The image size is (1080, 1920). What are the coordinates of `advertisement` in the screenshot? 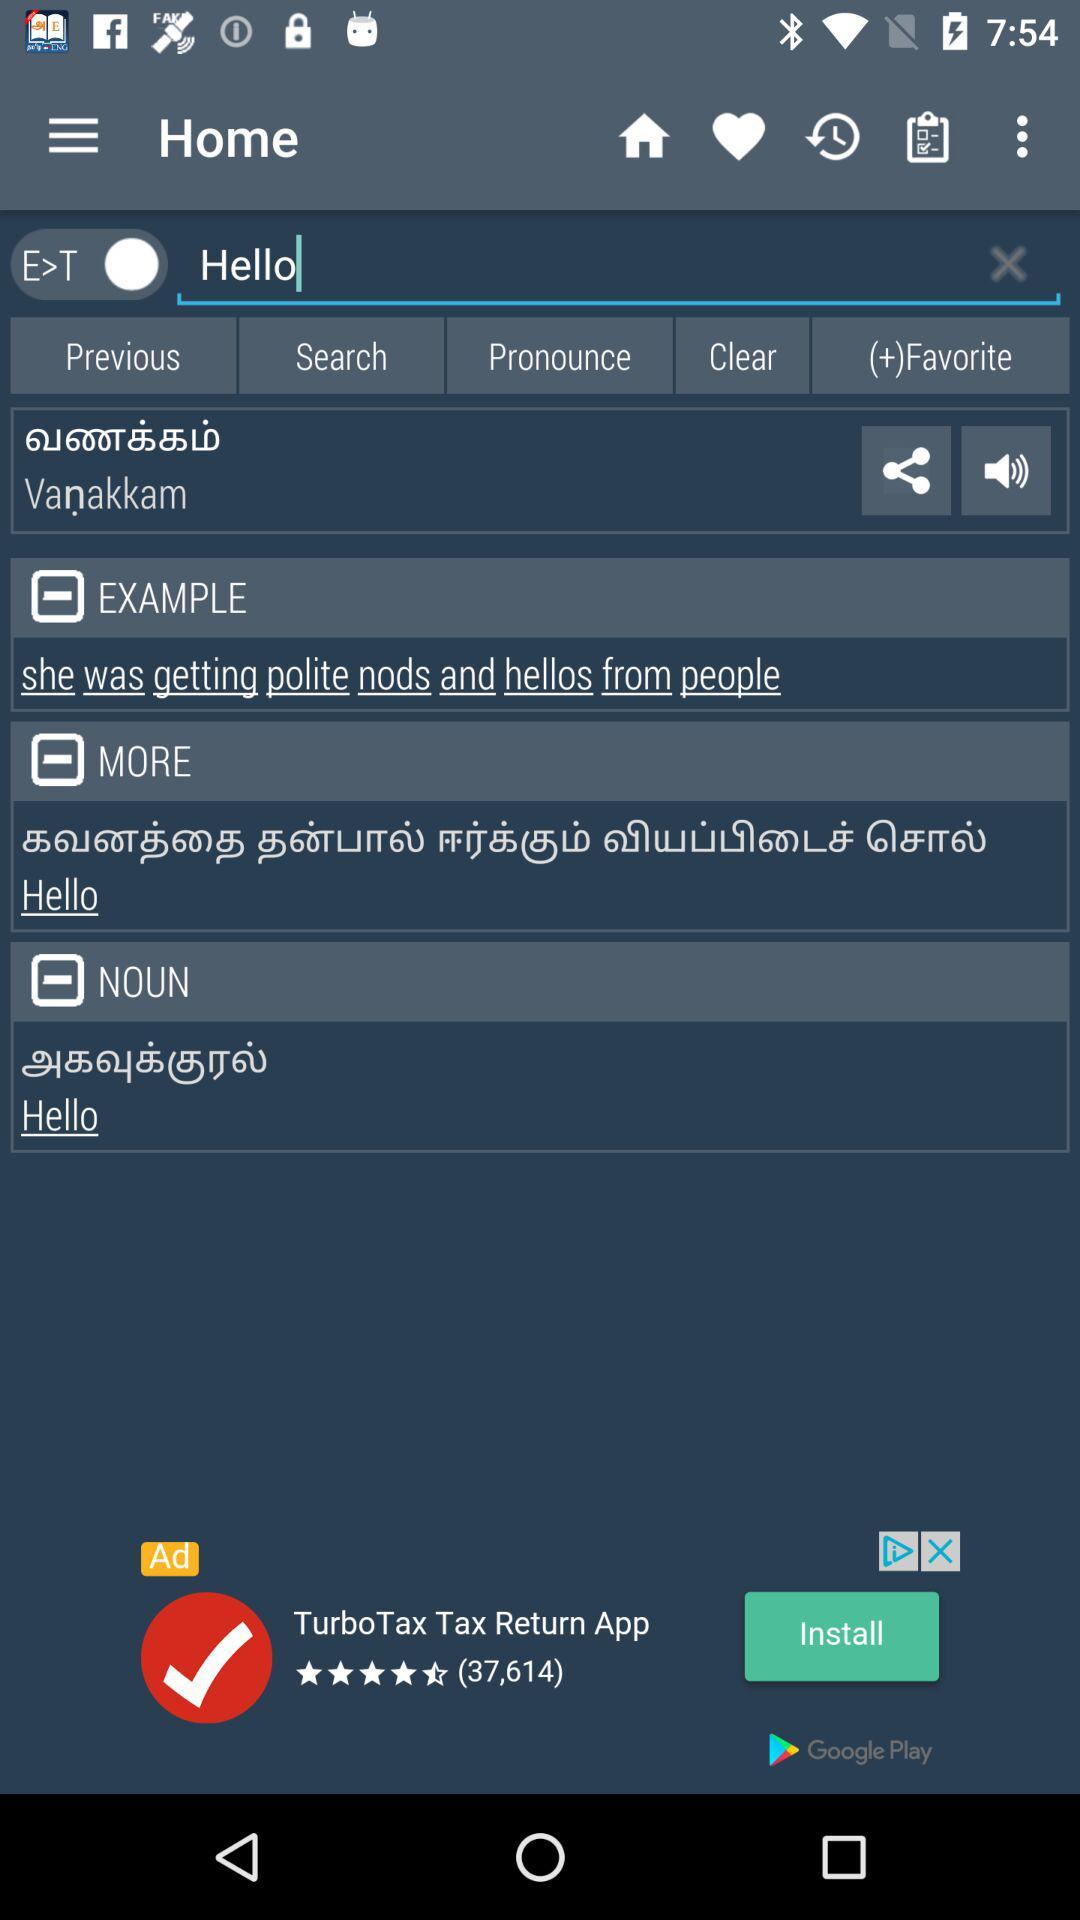 It's located at (540, 1662).